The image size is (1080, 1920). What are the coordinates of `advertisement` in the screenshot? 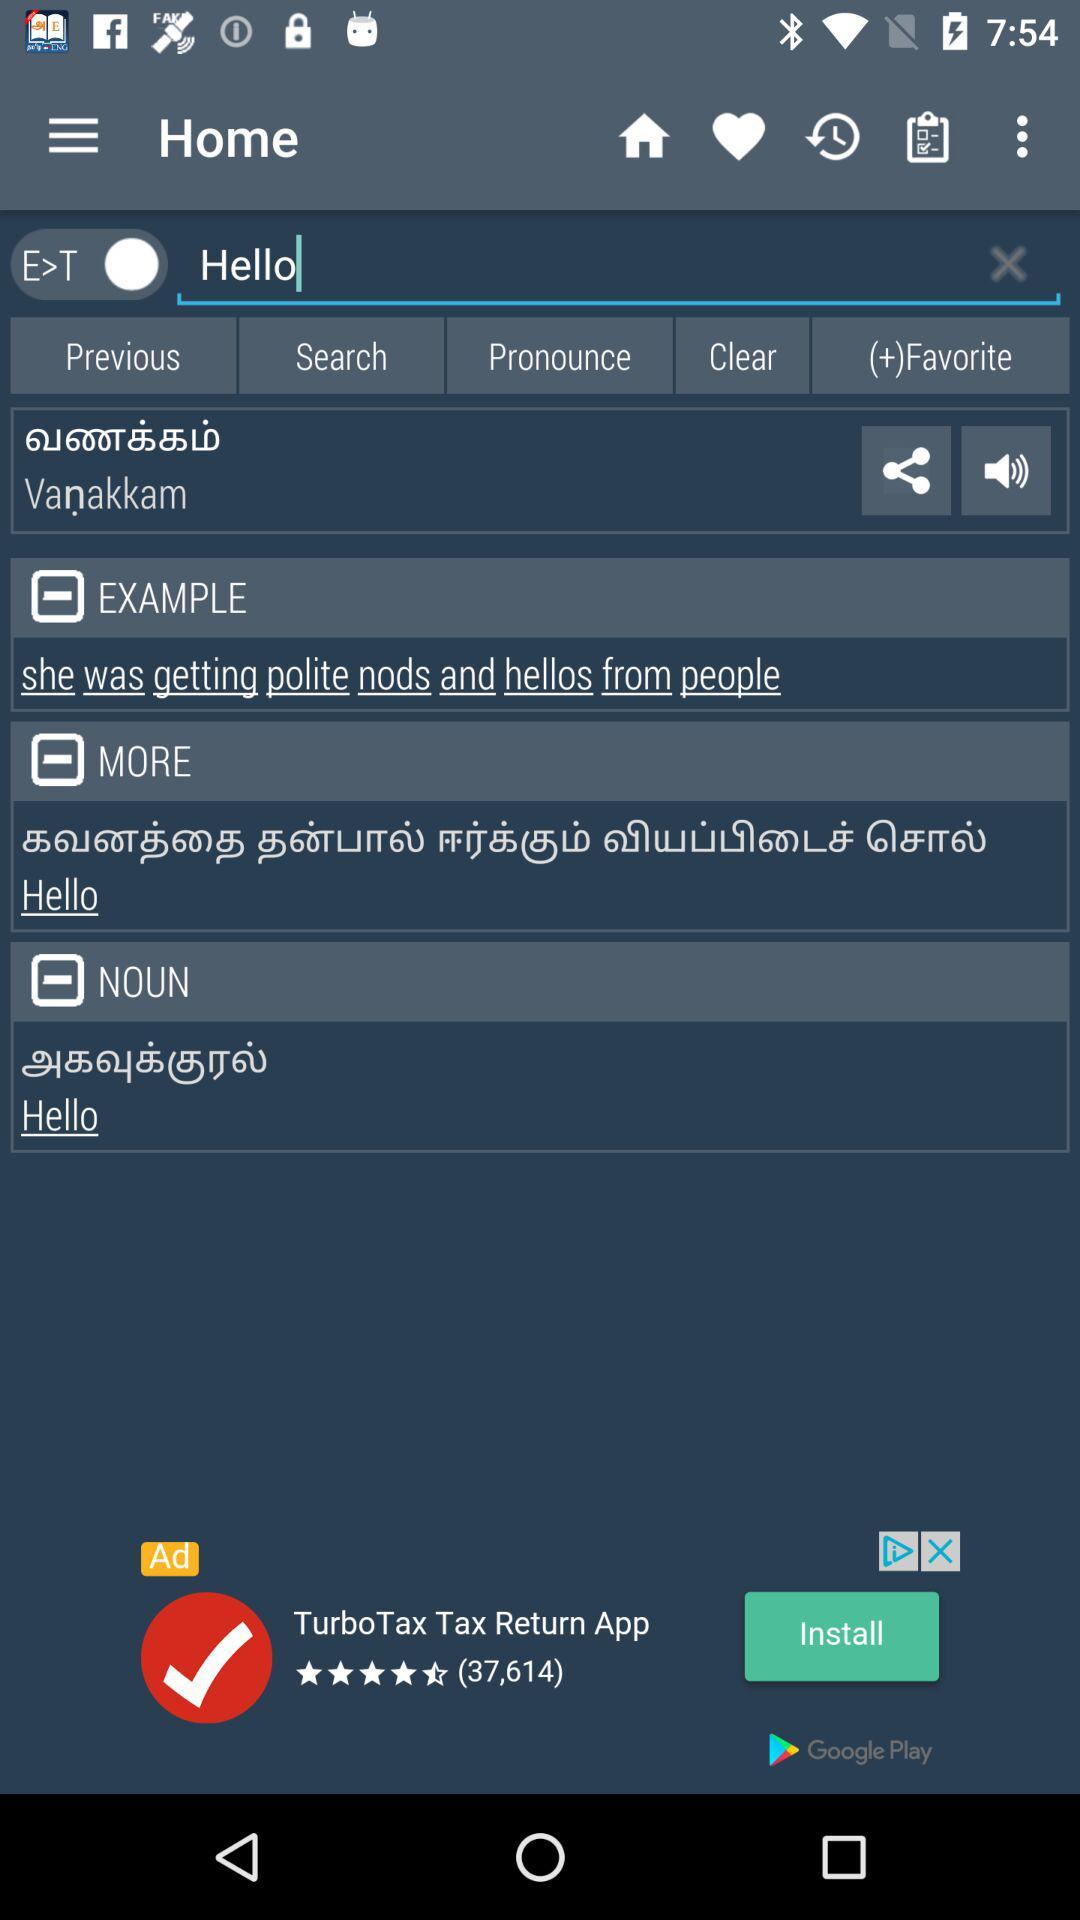 It's located at (540, 1662).